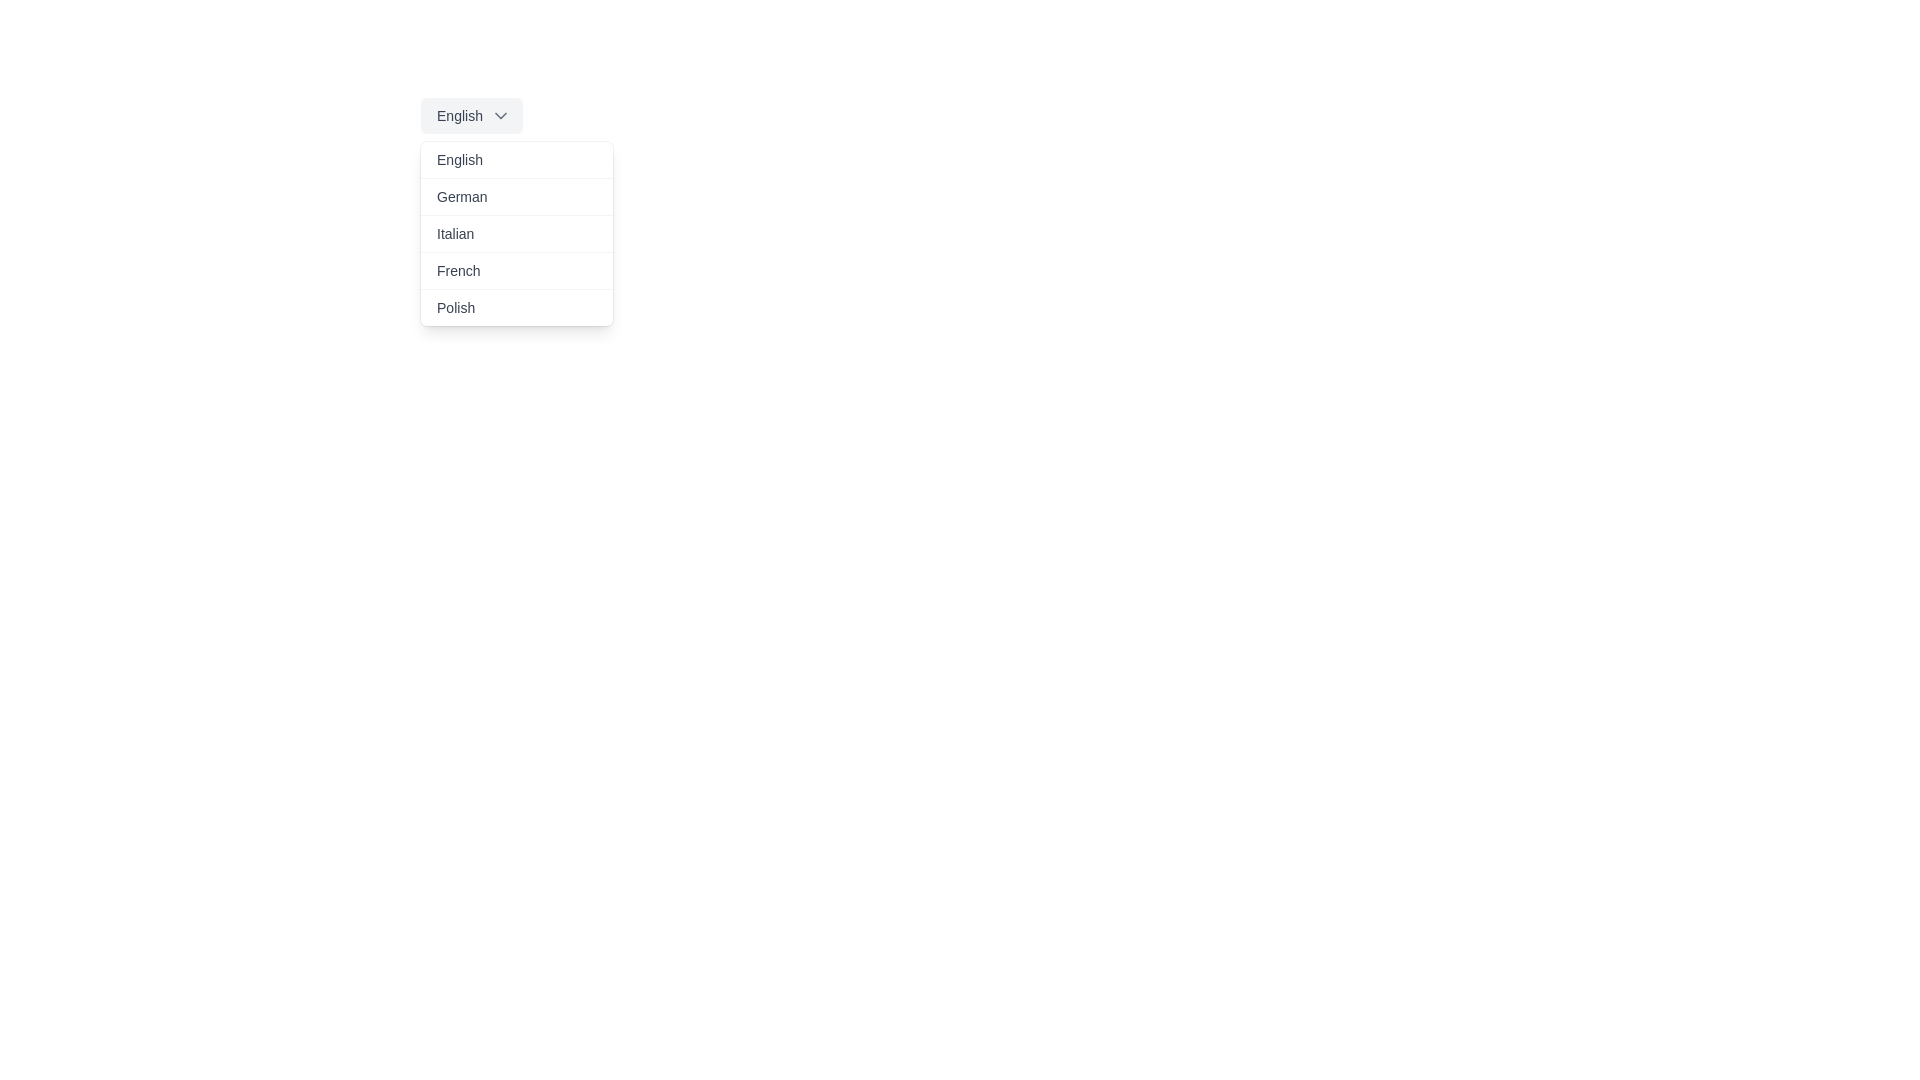 The height and width of the screenshot is (1080, 1920). Describe the element at coordinates (517, 232) in the screenshot. I see `the 'Italian' option in the dropdown menu using navigation keys` at that location.